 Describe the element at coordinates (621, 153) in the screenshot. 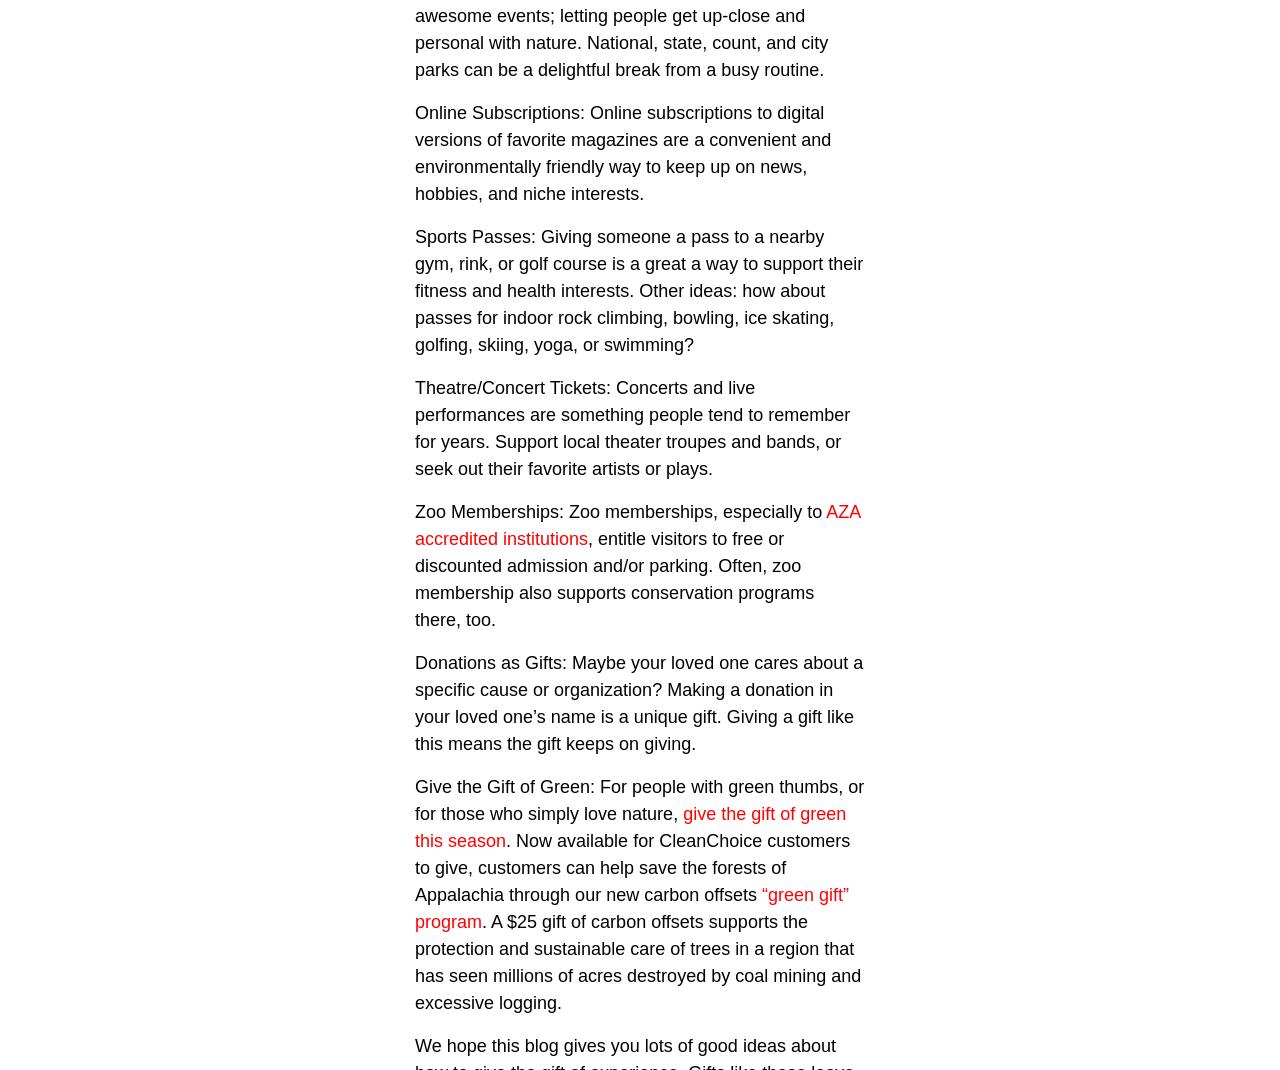

I see `'Online Subscriptions: Online subscriptions to digital versions of favorite magazines are a convenient and environmentally friendly way to keep up on news, hobbies, and niche interests.'` at that location.